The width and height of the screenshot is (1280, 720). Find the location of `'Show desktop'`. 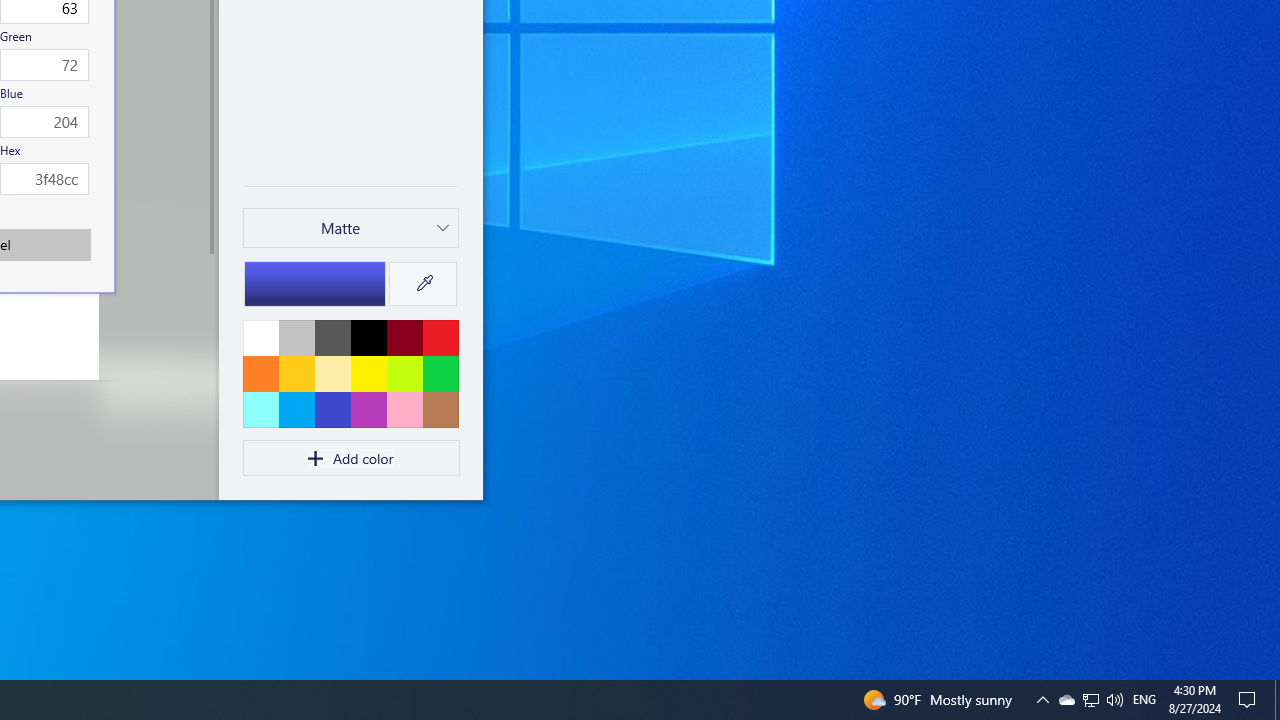

'Show desktop' is located at coordinates (1250, 698).